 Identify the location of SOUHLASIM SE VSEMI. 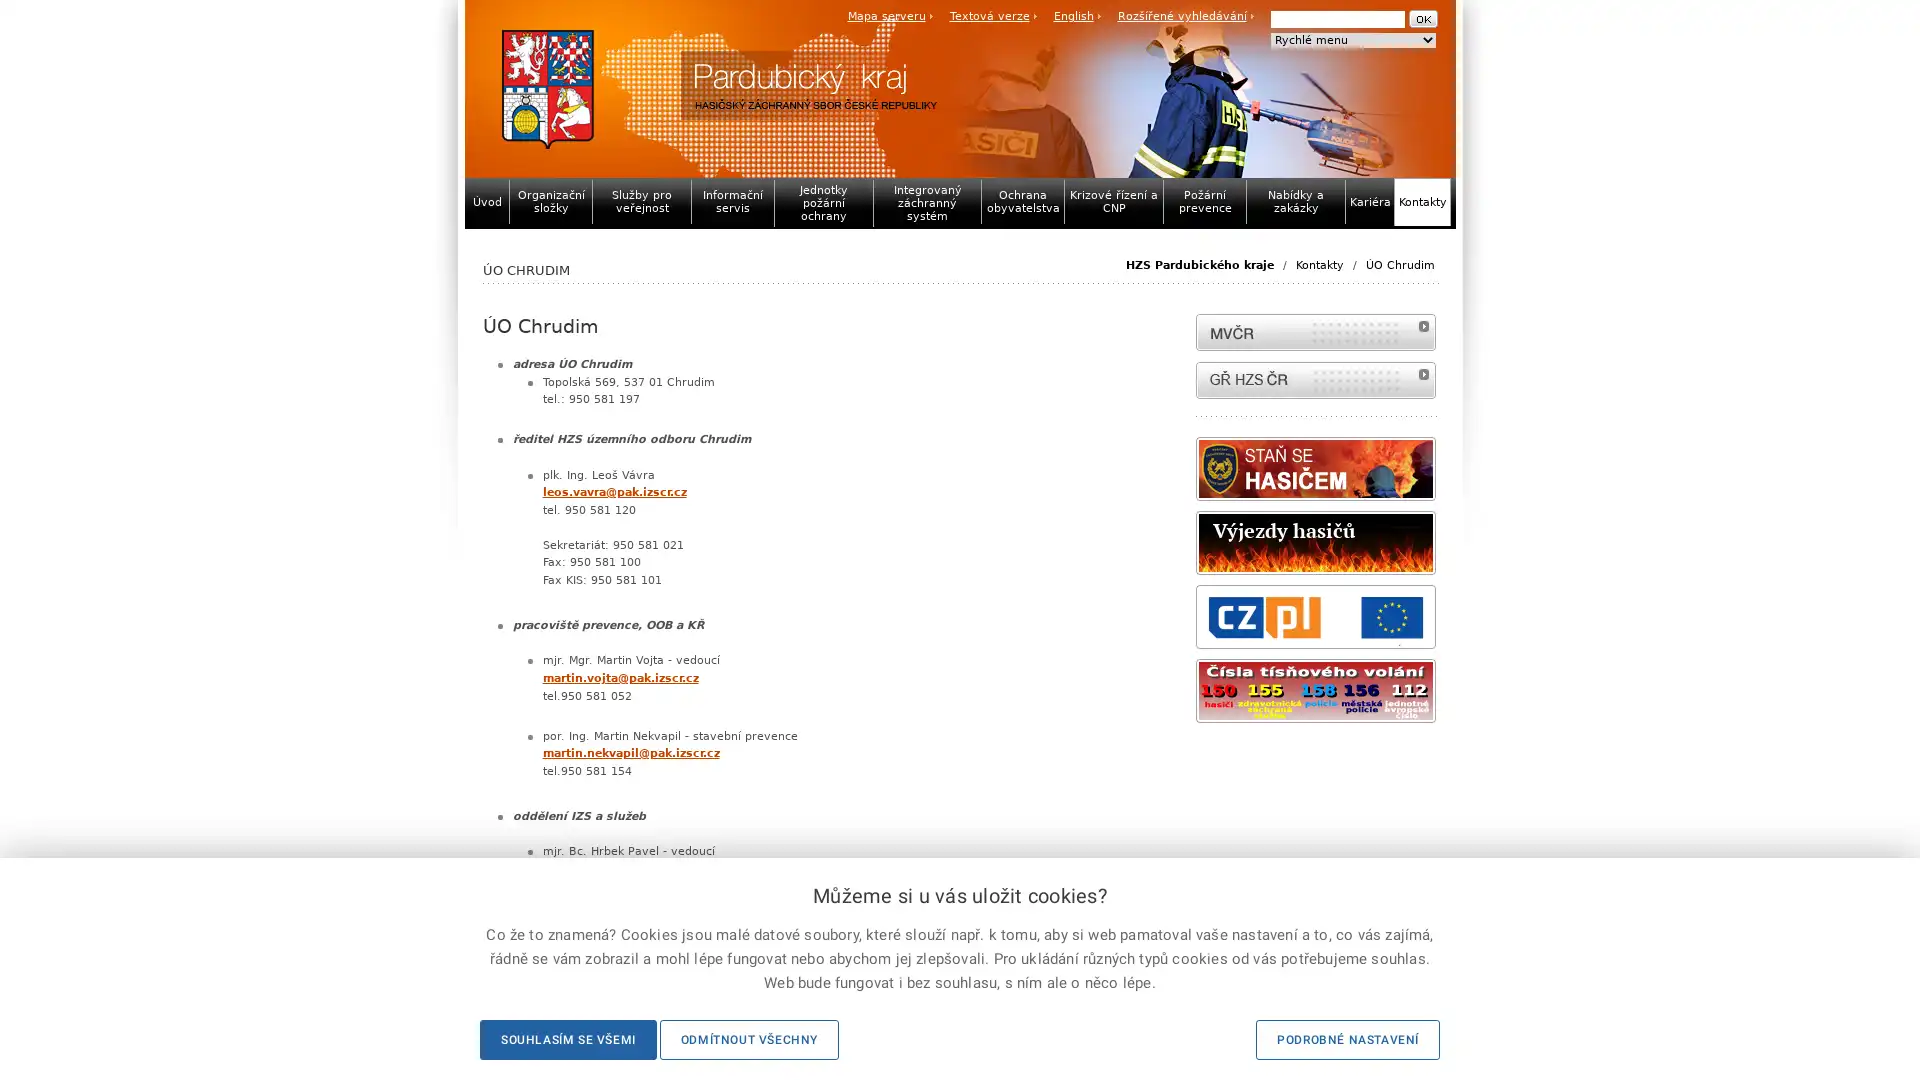
(566, 1039).